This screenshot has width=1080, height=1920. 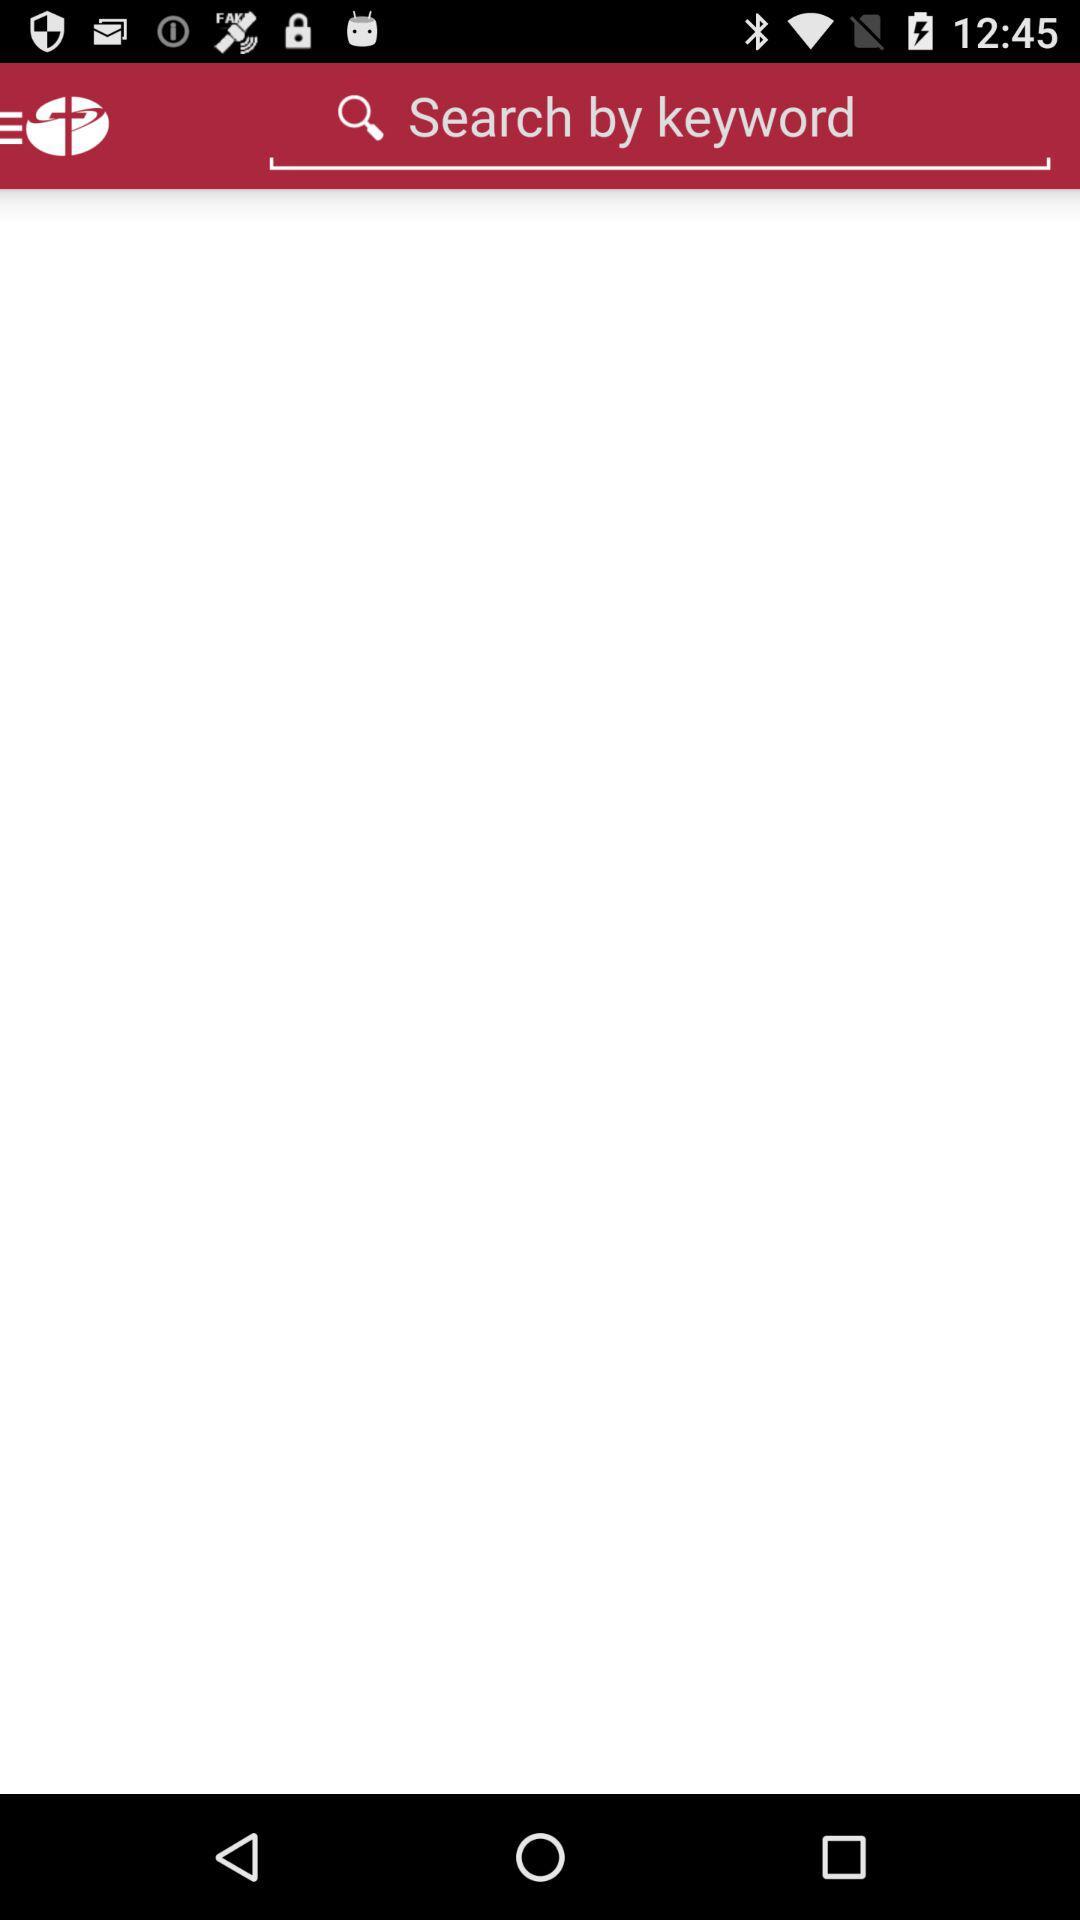 I want to click on search by keyword, so click(x=659, y=114).